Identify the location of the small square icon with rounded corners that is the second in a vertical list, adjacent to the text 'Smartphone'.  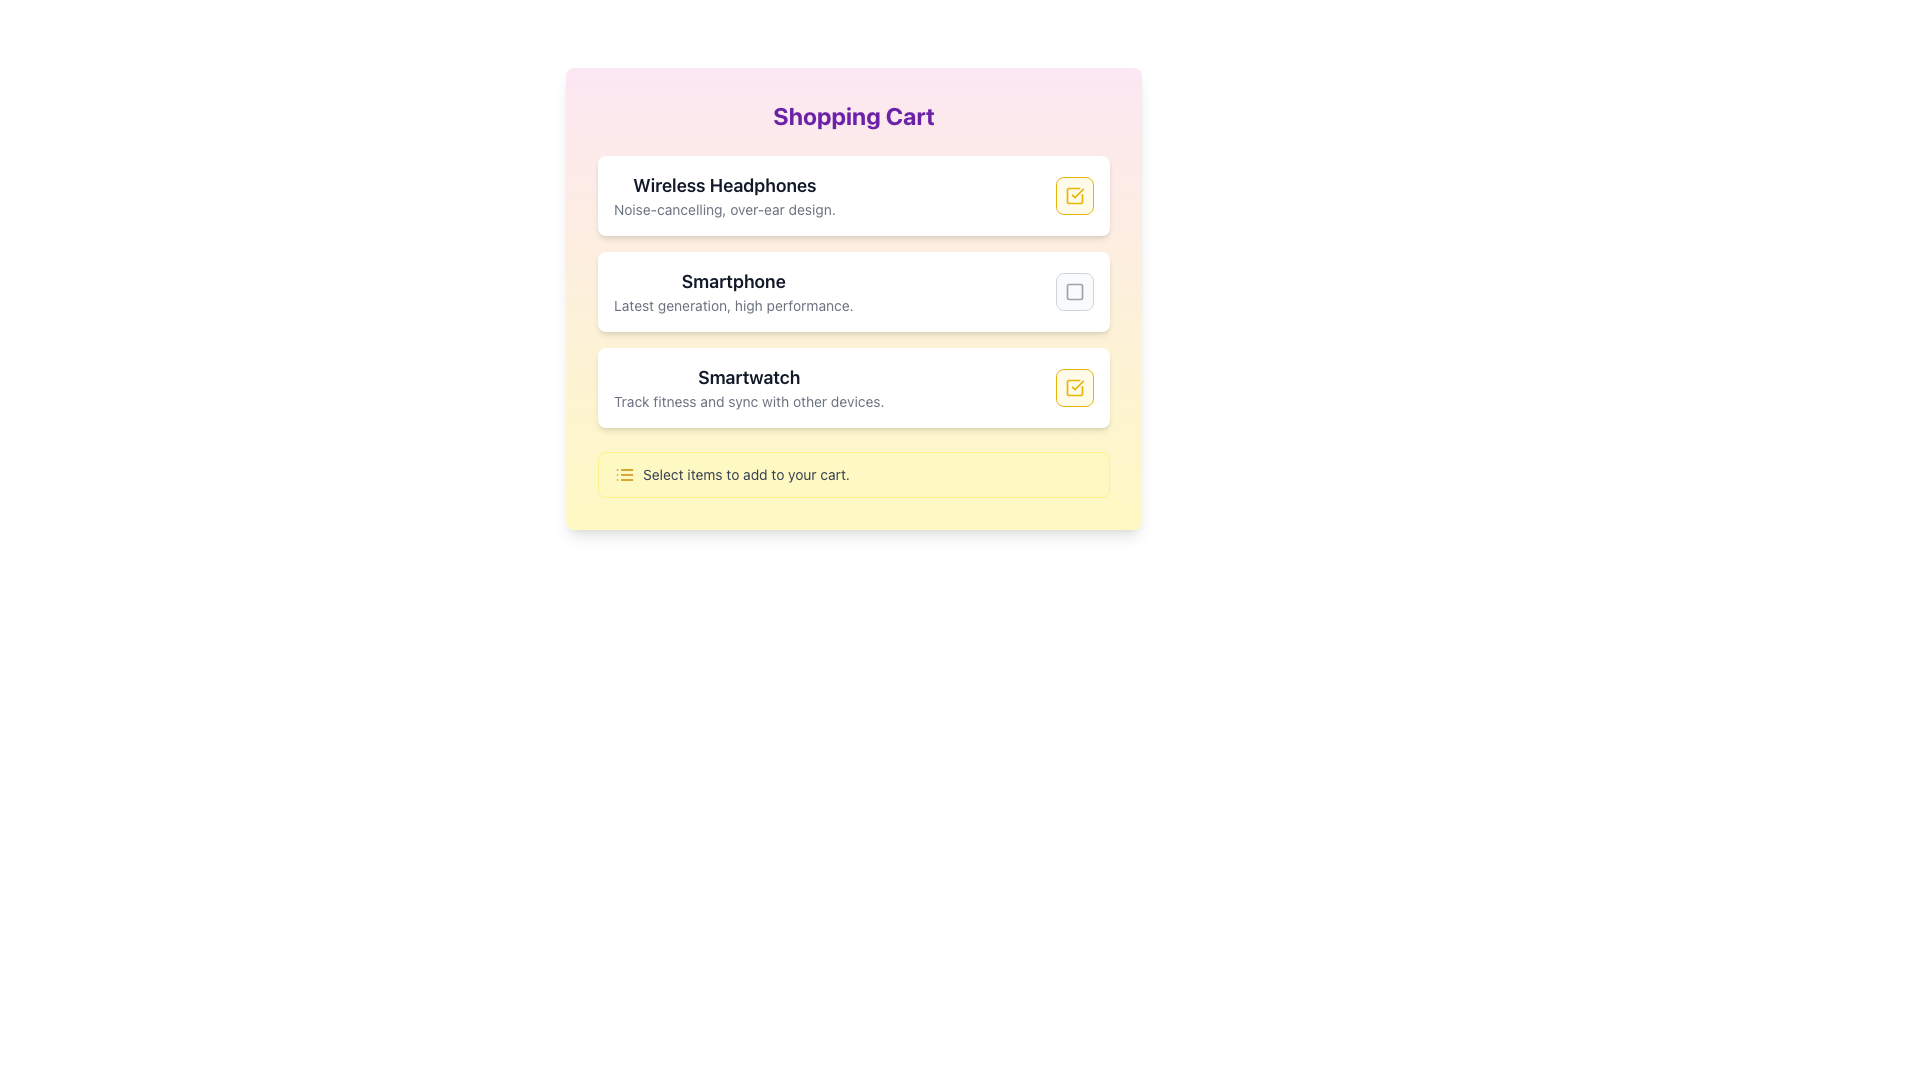
(1074, 292).